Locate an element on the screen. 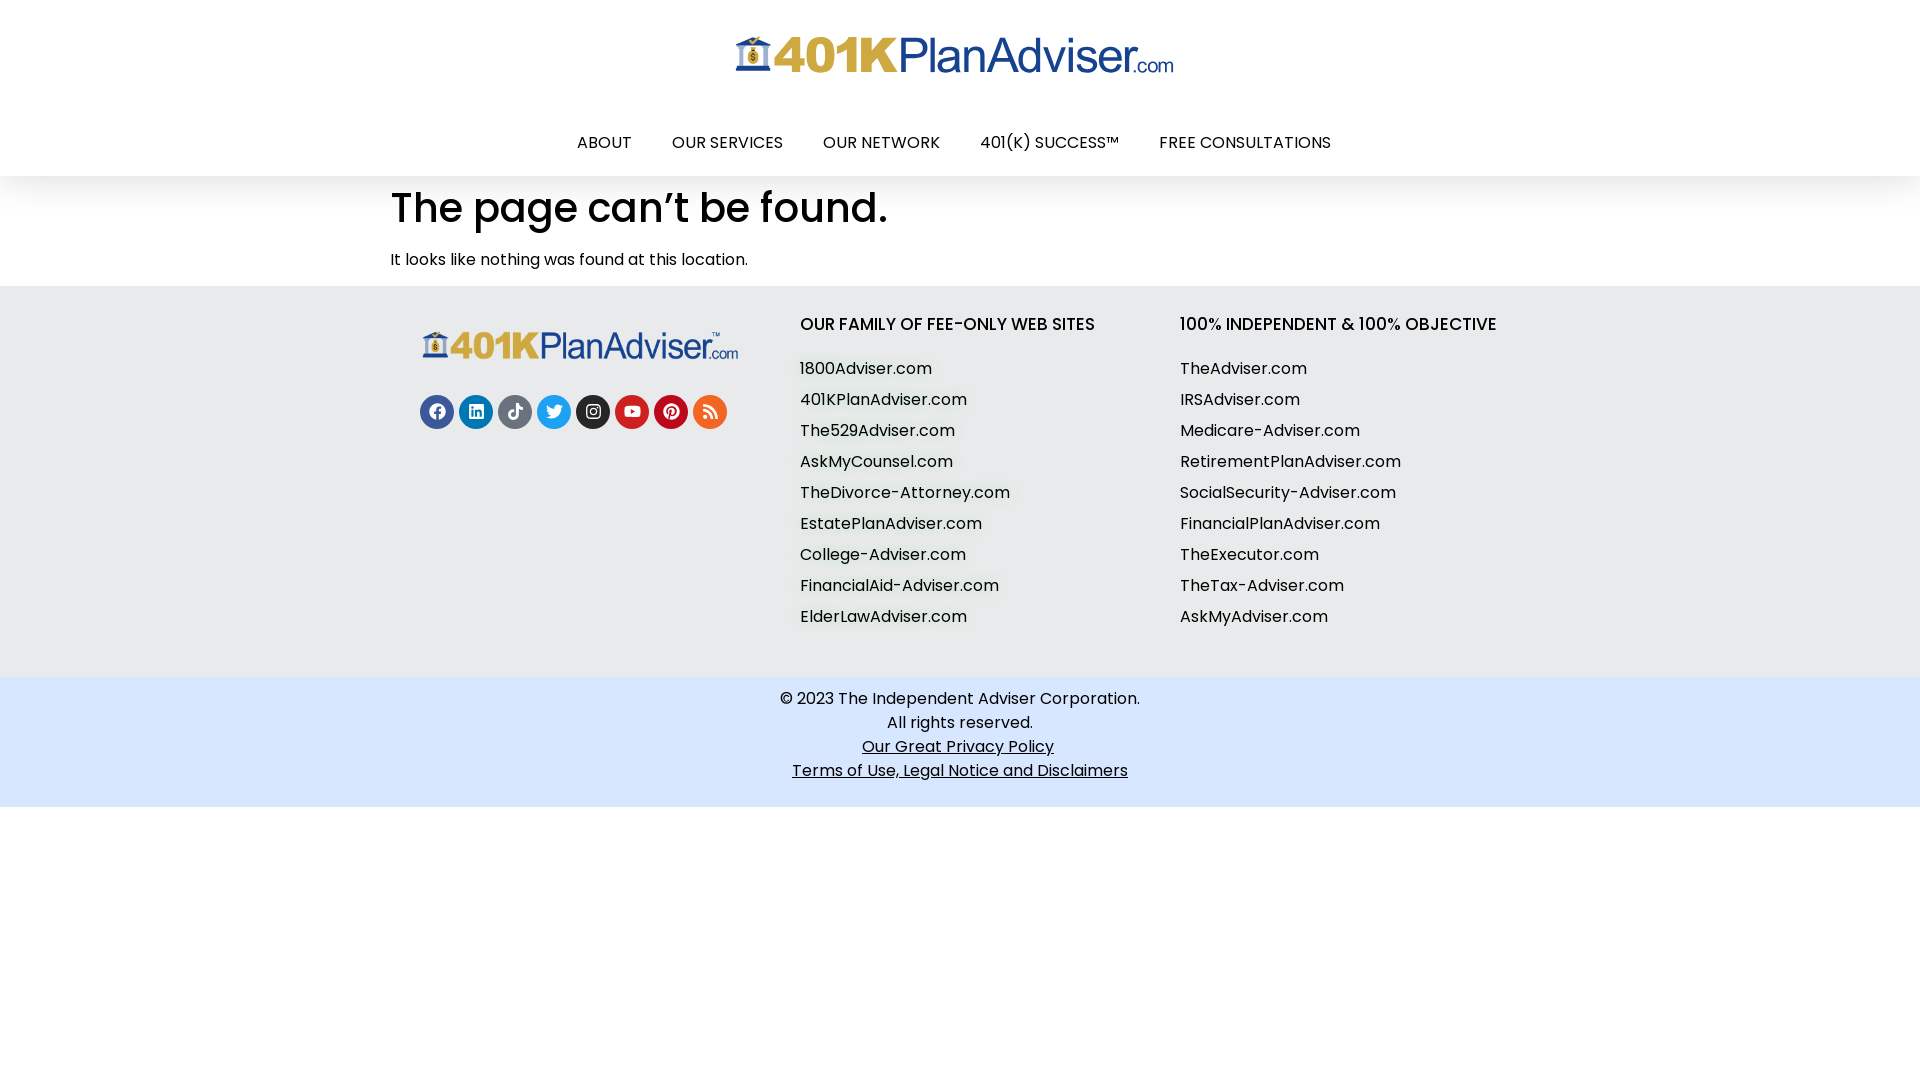 This screenshot has height=1080, width=1920. 'OUR SERVICES' is located at coordinates (726, 141).